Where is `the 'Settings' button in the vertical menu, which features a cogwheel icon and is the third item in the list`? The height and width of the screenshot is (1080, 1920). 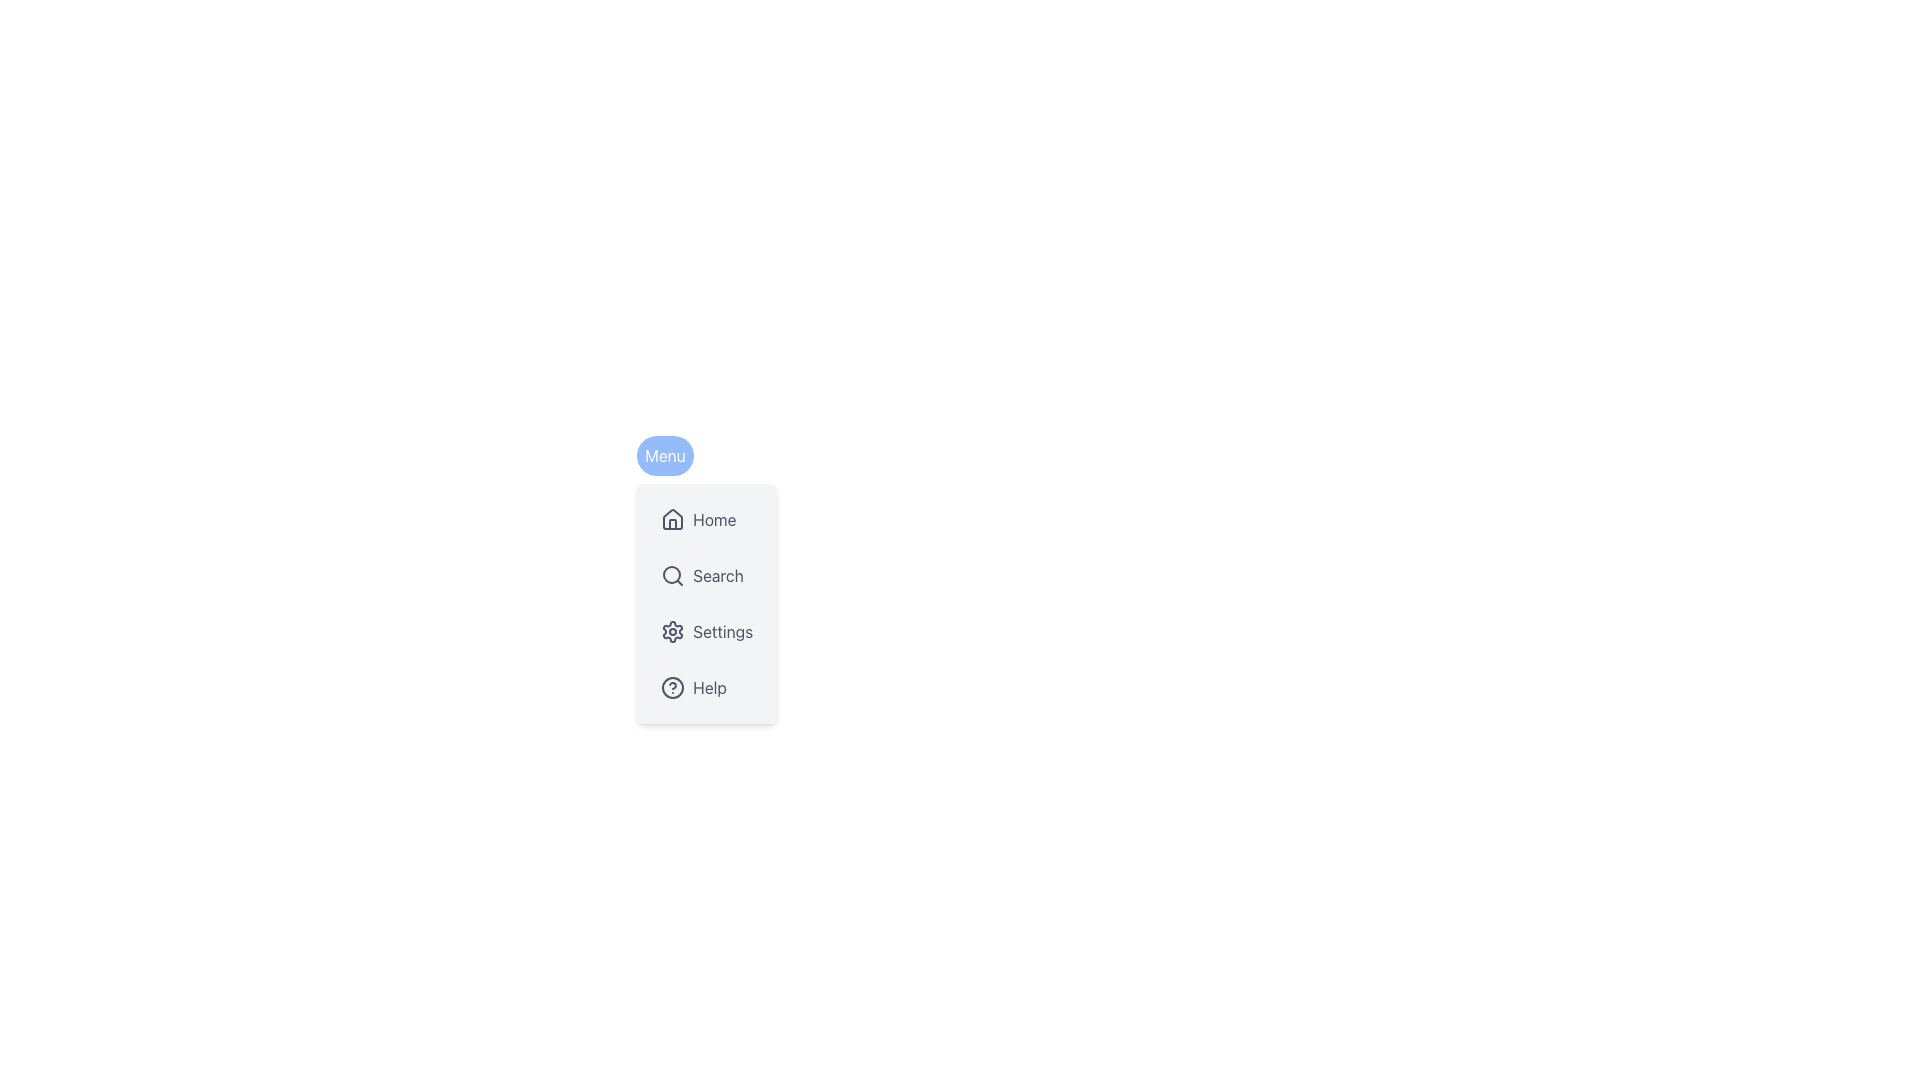 the 'Settings' button in the vertical menu, which features a cogwheel icon and is the third item in the list is located at coordinates (707, 631).